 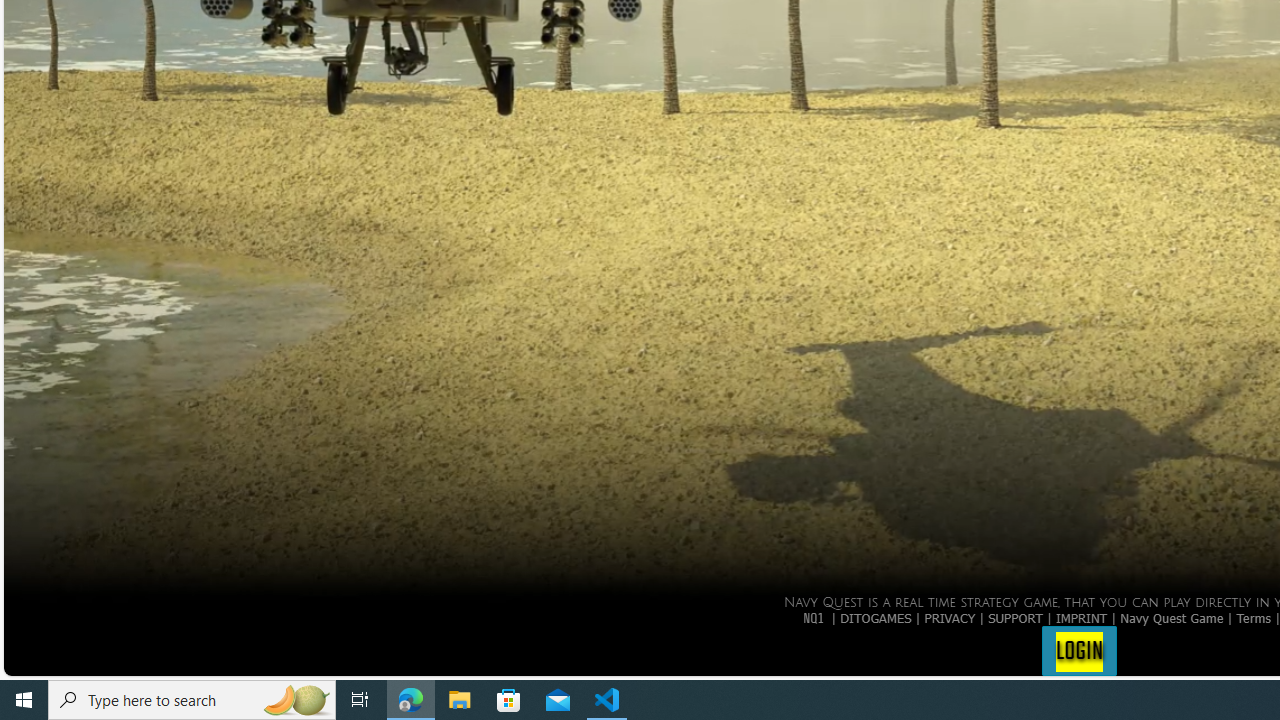 What do you see at coordinates (606, 698) in the screenshot?
I see `'Visual Studio Code - 1 running window'` at bounding box center [606, 698].